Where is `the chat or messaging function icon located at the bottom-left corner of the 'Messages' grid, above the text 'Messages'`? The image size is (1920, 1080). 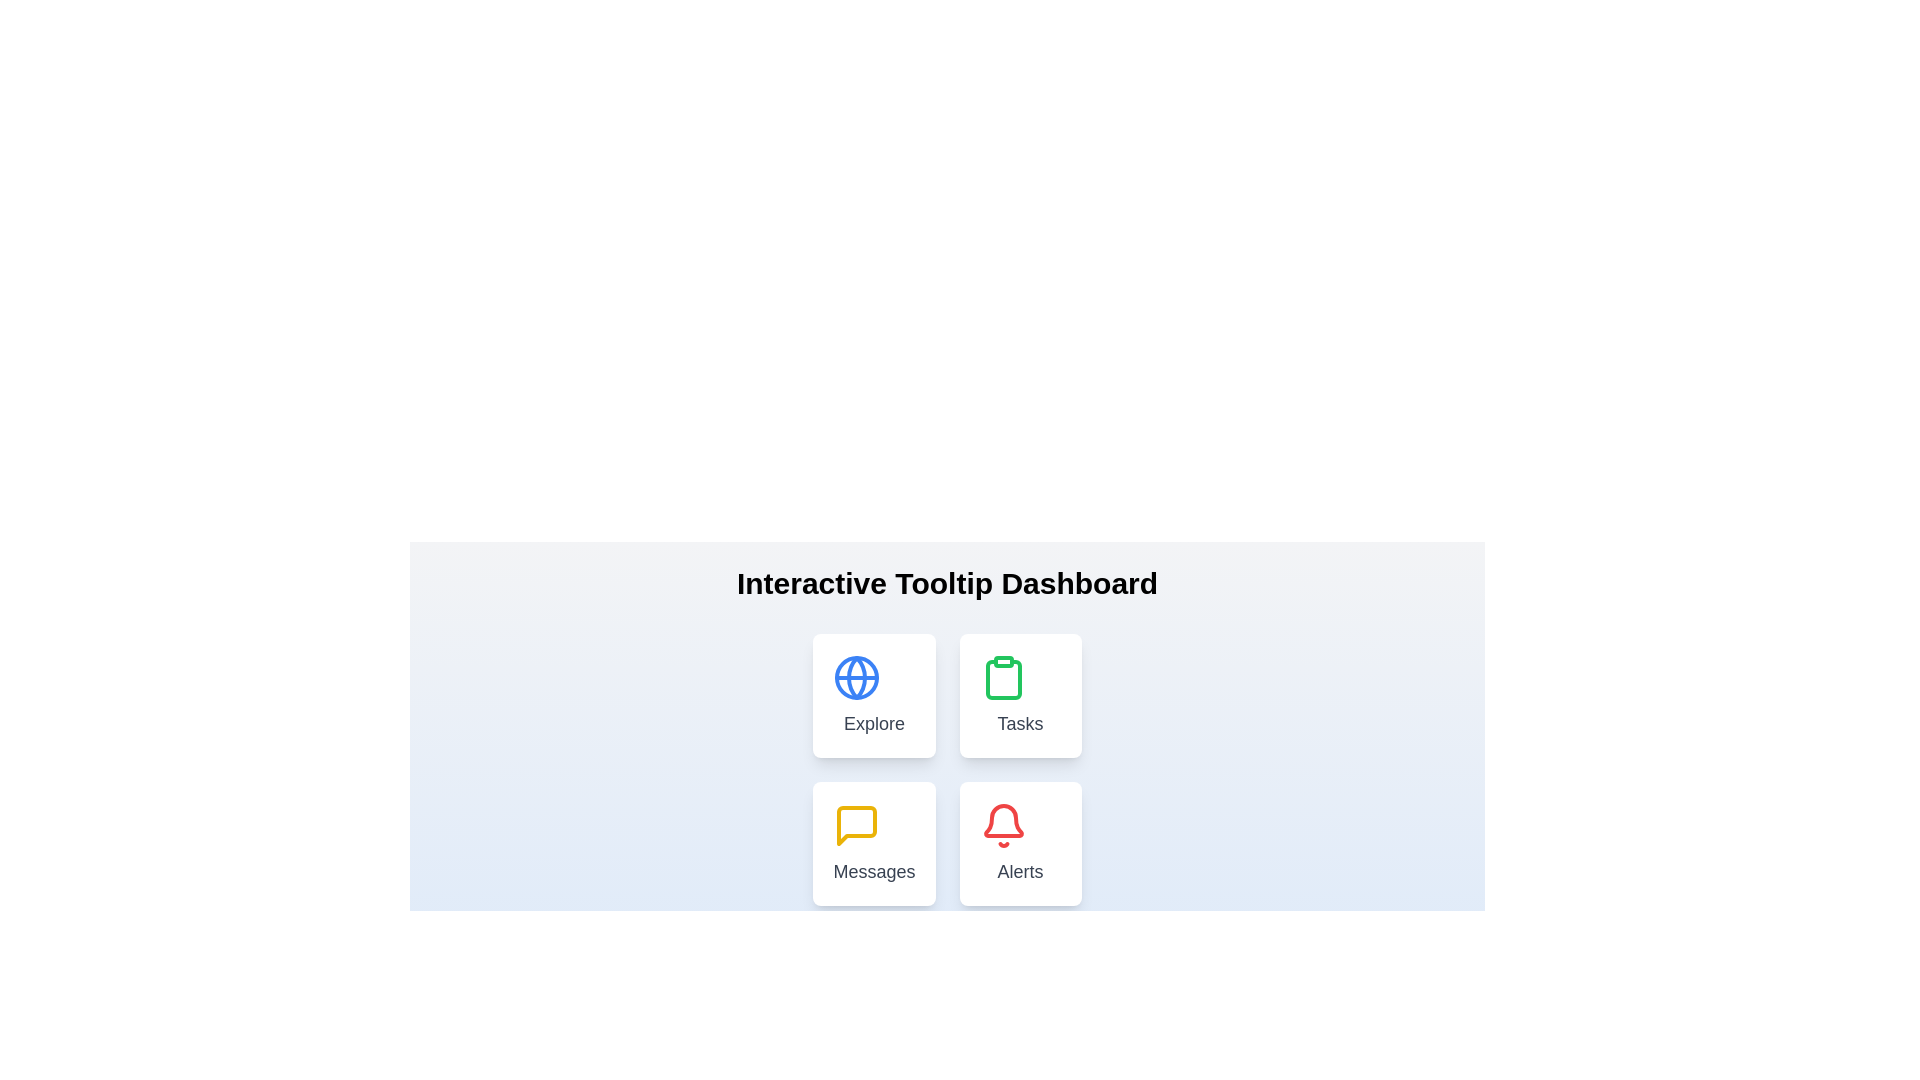 the chat or messaging function icon located at the bottom-left corner of the 'Messages' grid, above the text 'Messages' is located at coordinates (857, 825).